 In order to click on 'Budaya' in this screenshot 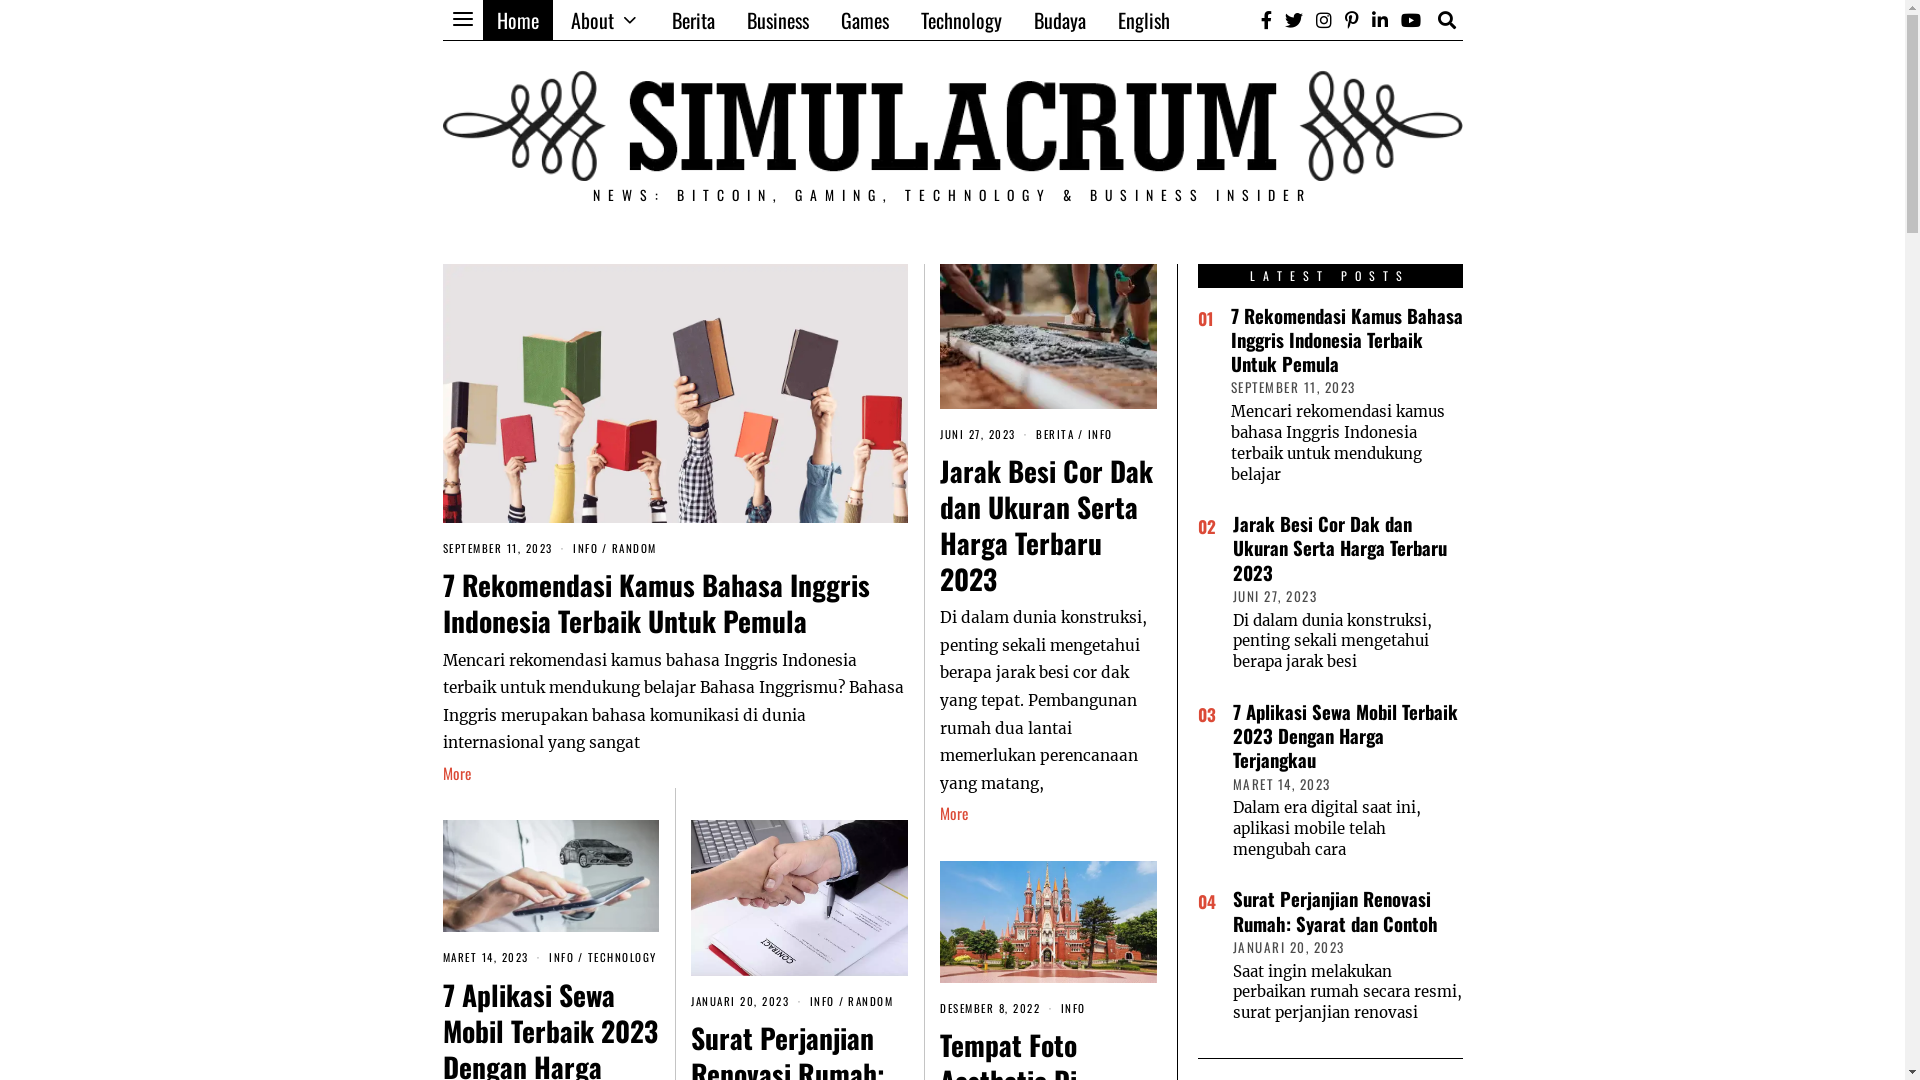, I will do `click(1059, 19)`.